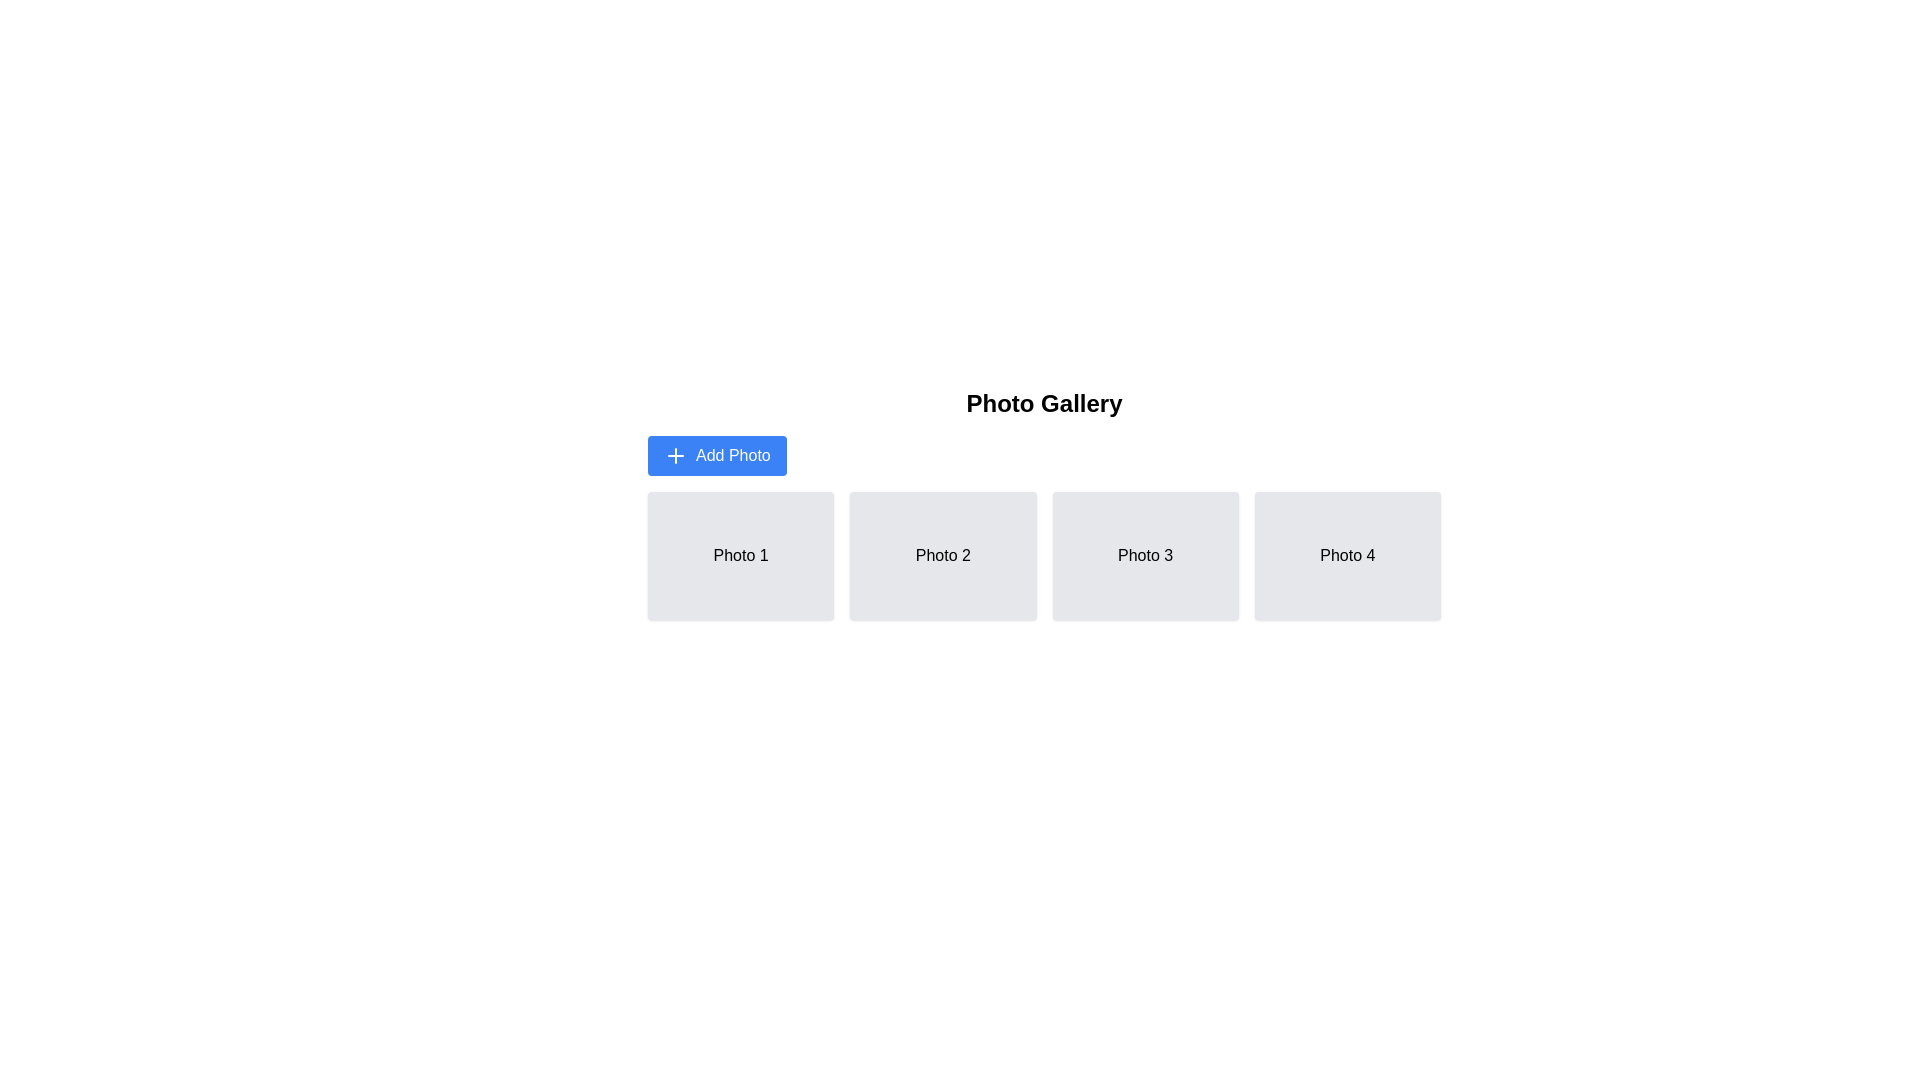 The image size is (1920, 1080). I want to click on the small circular button with a red background and a white 'X' symbol located at the top right corner of the 'Photo 3' card to make it visible if initially hidden, so click(1221, 507).